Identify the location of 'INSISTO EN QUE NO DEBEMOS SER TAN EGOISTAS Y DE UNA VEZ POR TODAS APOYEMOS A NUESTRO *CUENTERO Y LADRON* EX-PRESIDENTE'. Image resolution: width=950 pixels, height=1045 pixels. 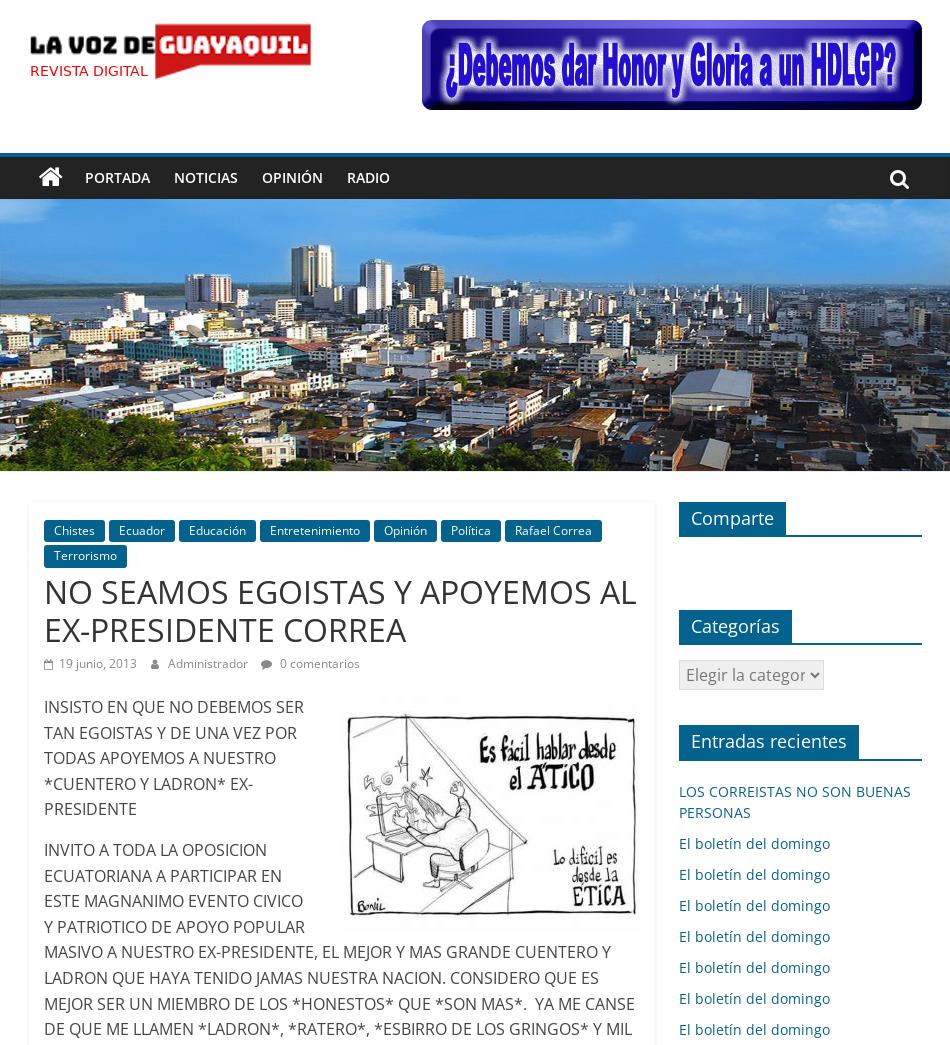
(172, 758).